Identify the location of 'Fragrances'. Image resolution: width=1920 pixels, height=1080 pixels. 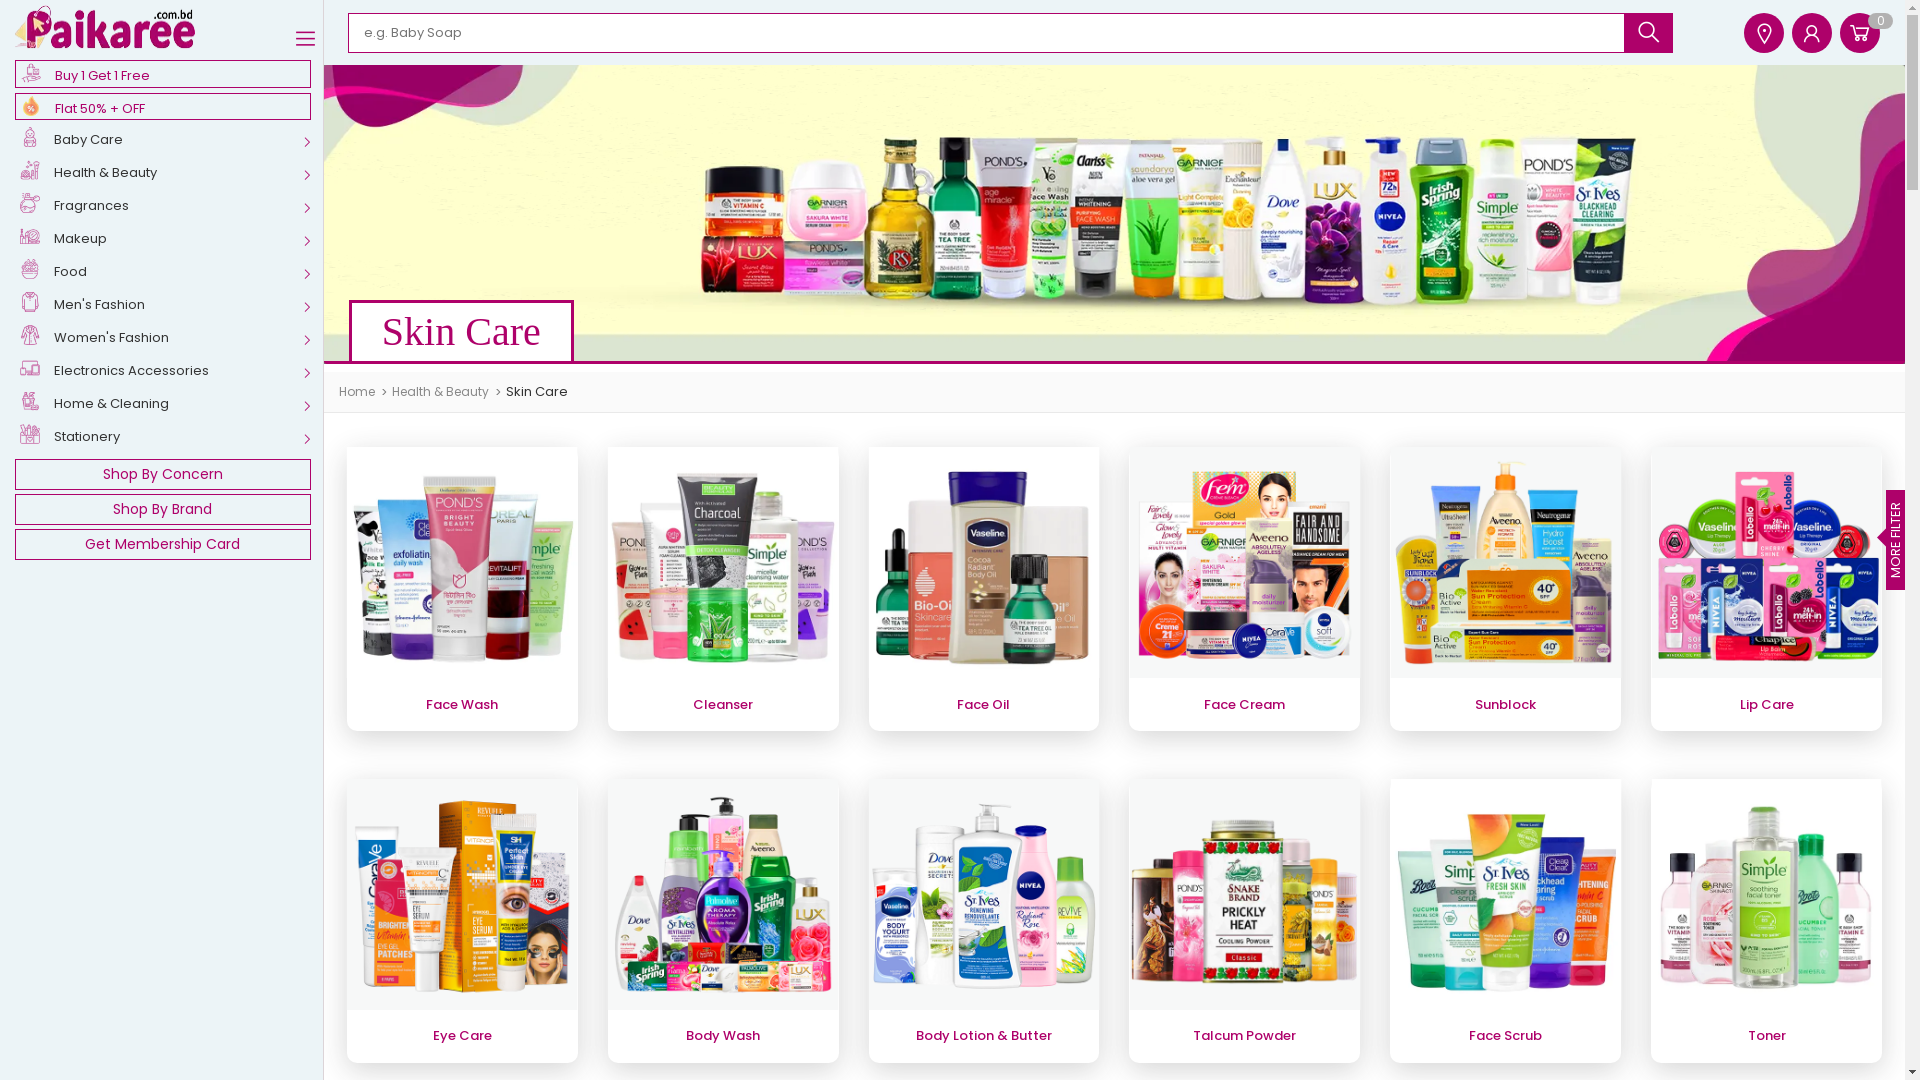
(168, 207).